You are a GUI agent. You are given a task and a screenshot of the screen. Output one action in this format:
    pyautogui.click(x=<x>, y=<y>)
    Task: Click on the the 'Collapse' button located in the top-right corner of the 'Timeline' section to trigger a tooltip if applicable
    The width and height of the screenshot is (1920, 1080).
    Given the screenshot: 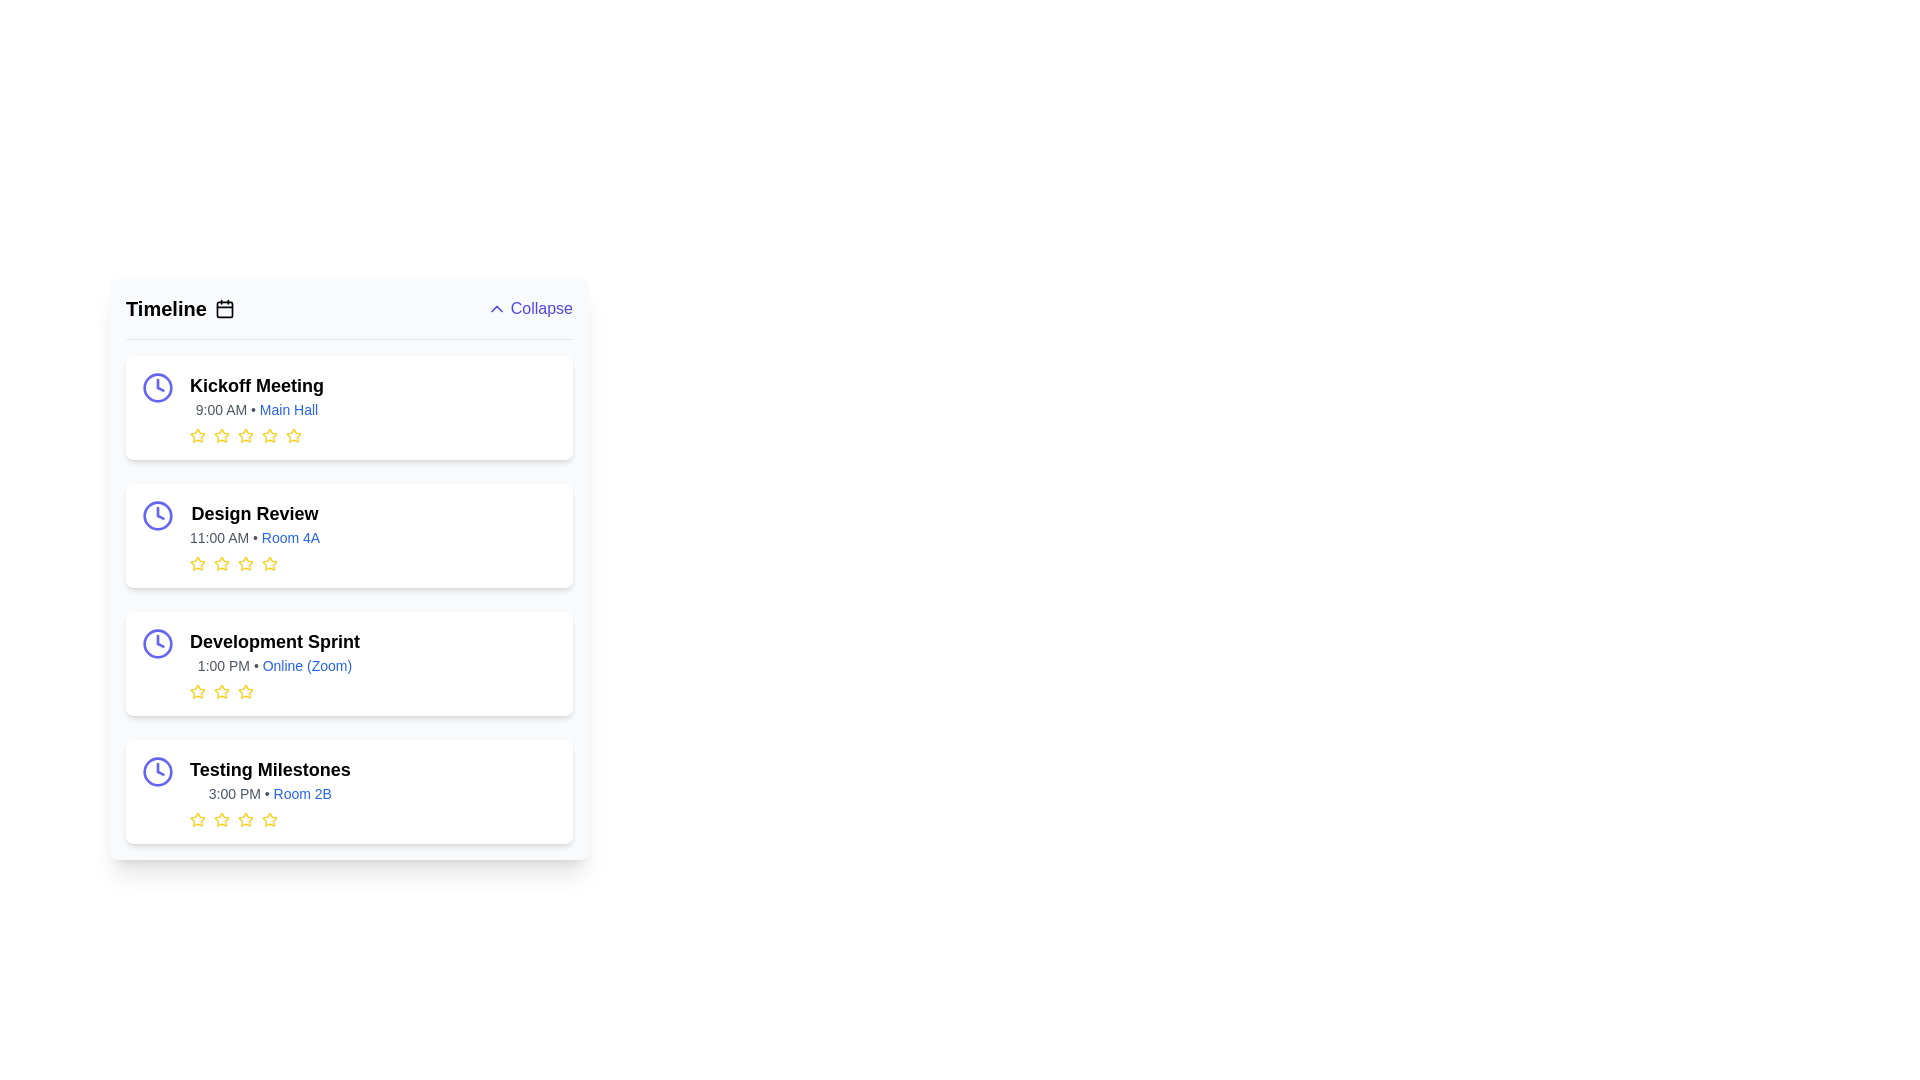 What is the action you would take?
    pyautogui.click(x=529, y=308)
    